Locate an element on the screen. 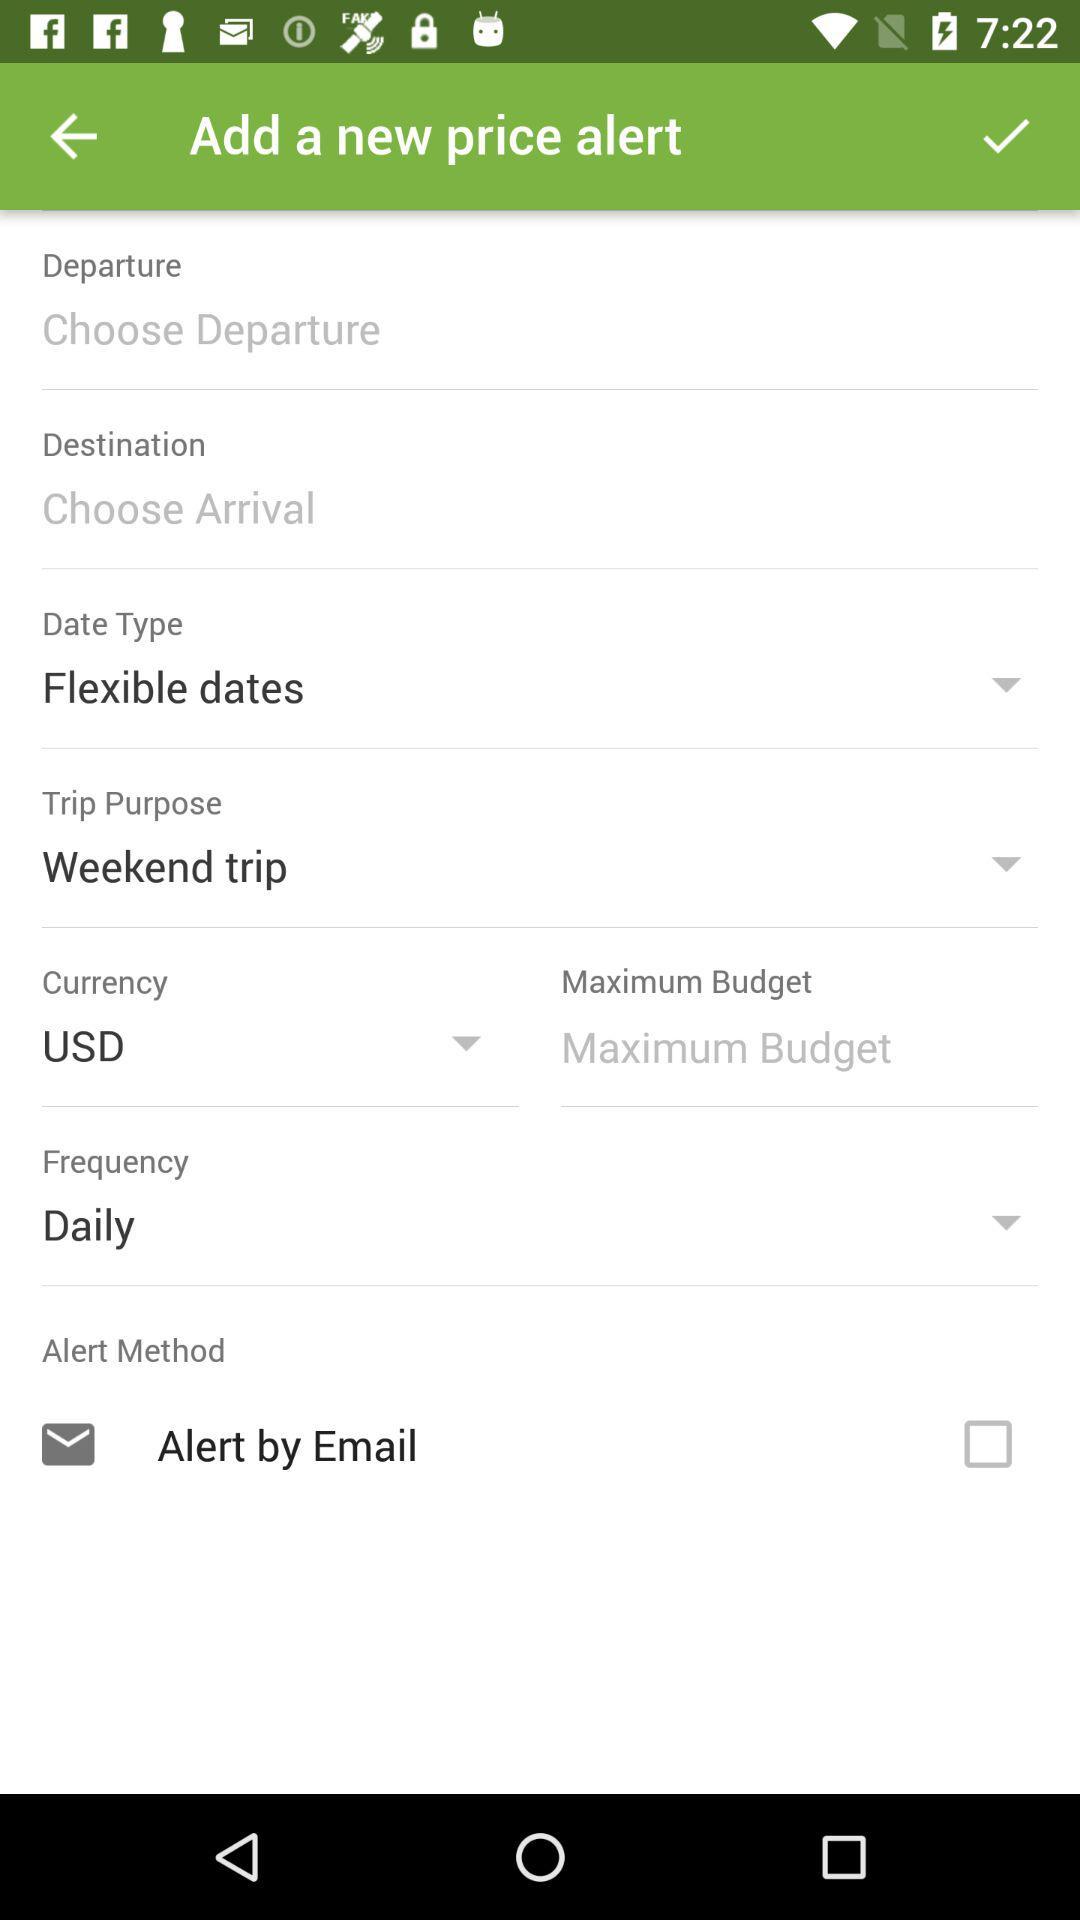 The height and width of the screenshot is (1920, 1080). done option is located at coordinates (1006, 135).